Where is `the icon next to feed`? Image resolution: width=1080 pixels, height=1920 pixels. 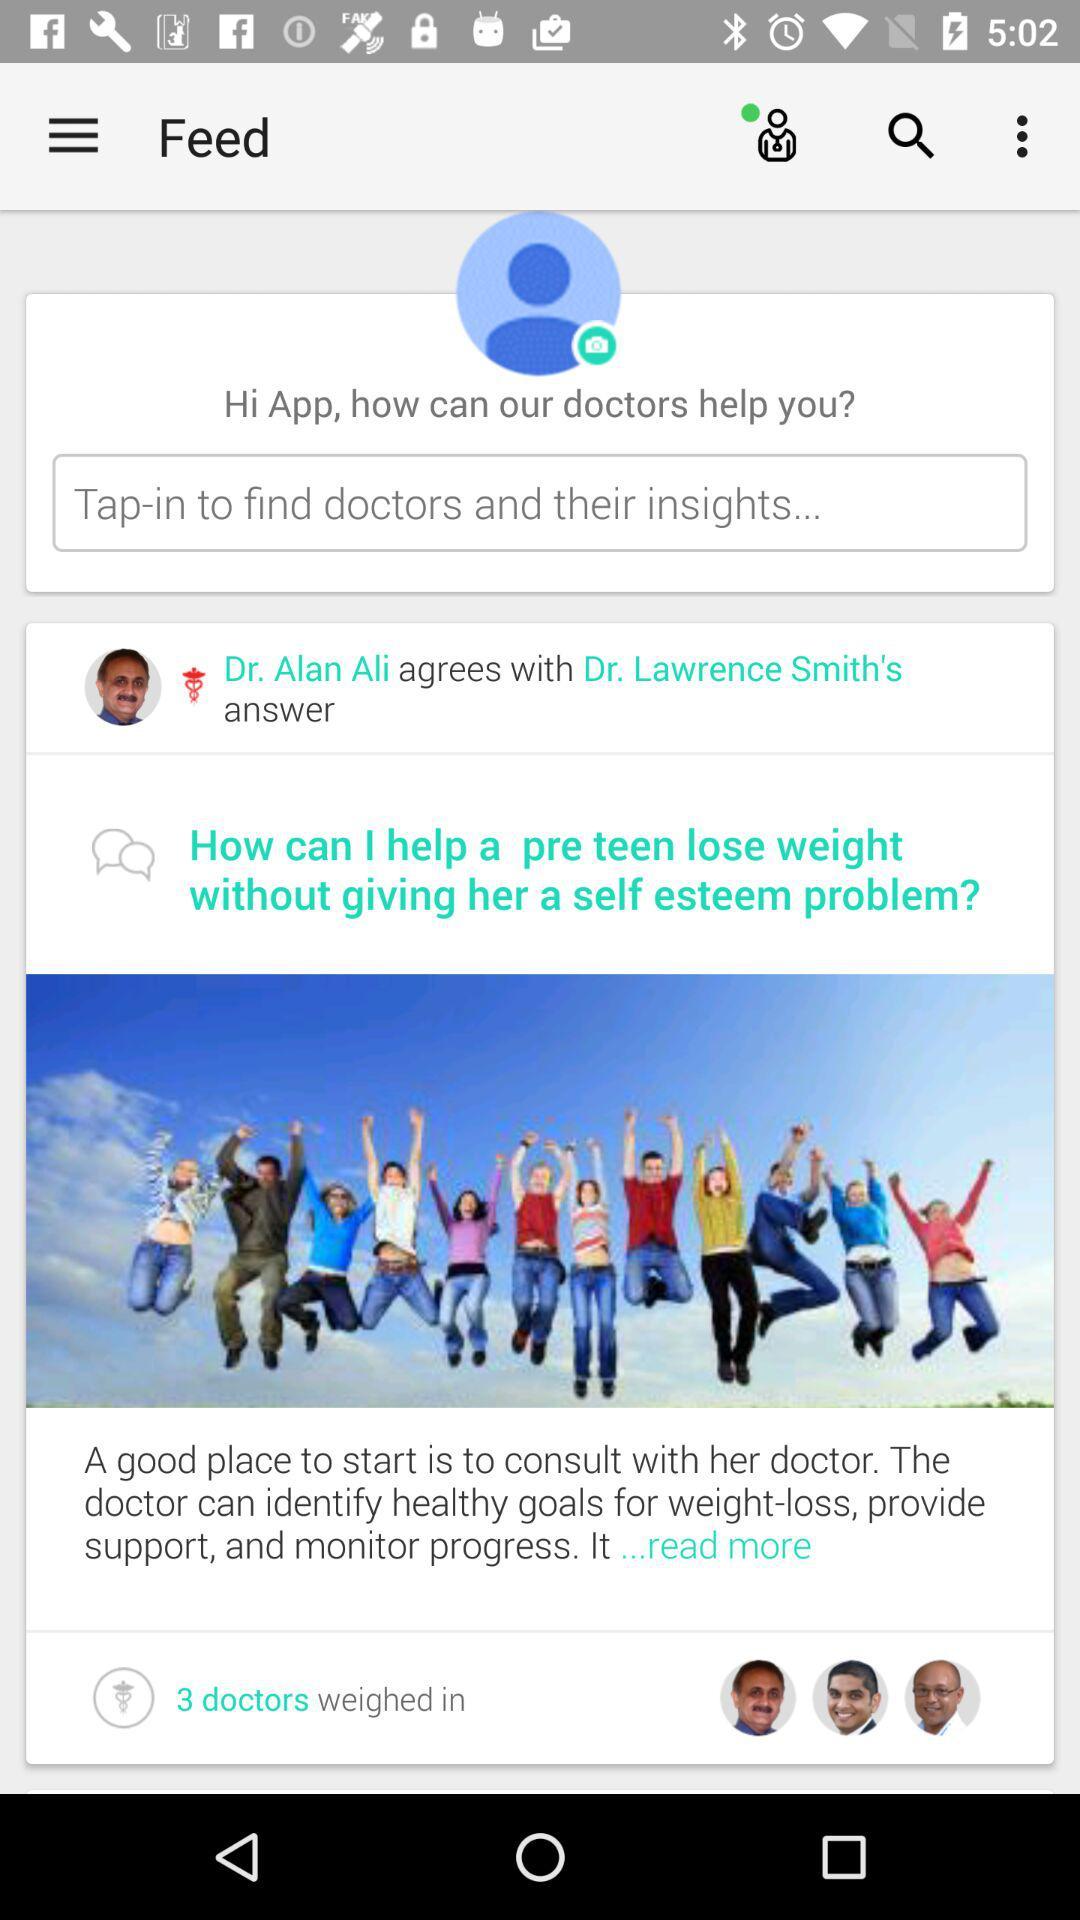 the icon next to feed is located at coordinates (72, 135).